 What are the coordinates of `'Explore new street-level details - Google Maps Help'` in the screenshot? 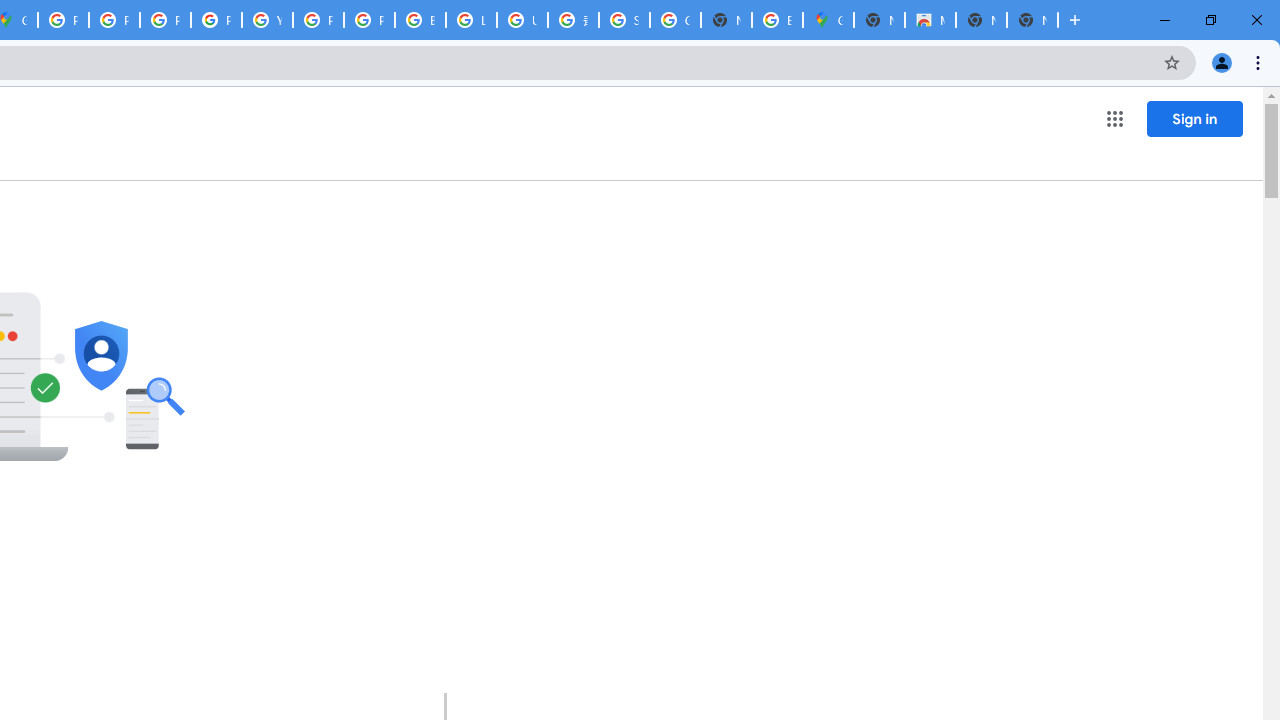 It's located at (775, 20).